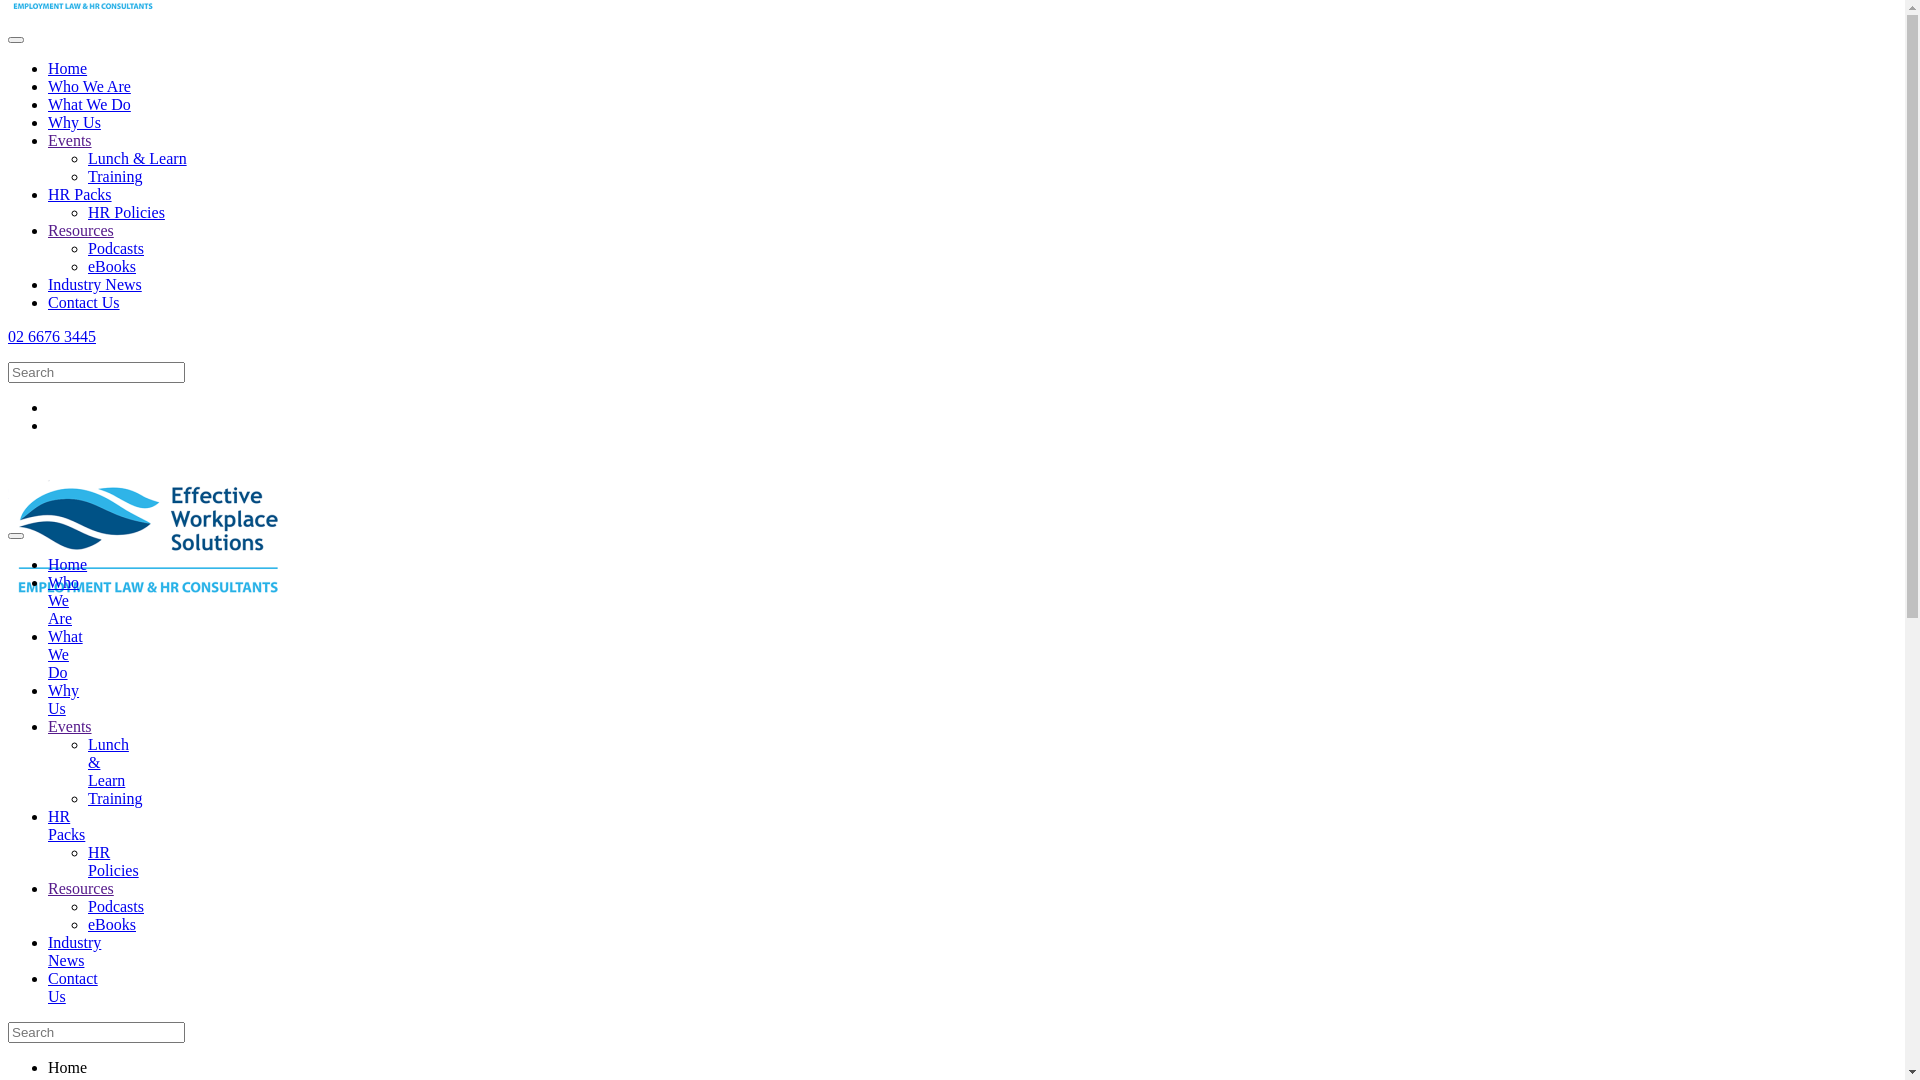 This screenshot has width=1920, height=1080. Describe the element at coordinates (48, 85) in the screenshot. I see `'Who We Are'` at that location.